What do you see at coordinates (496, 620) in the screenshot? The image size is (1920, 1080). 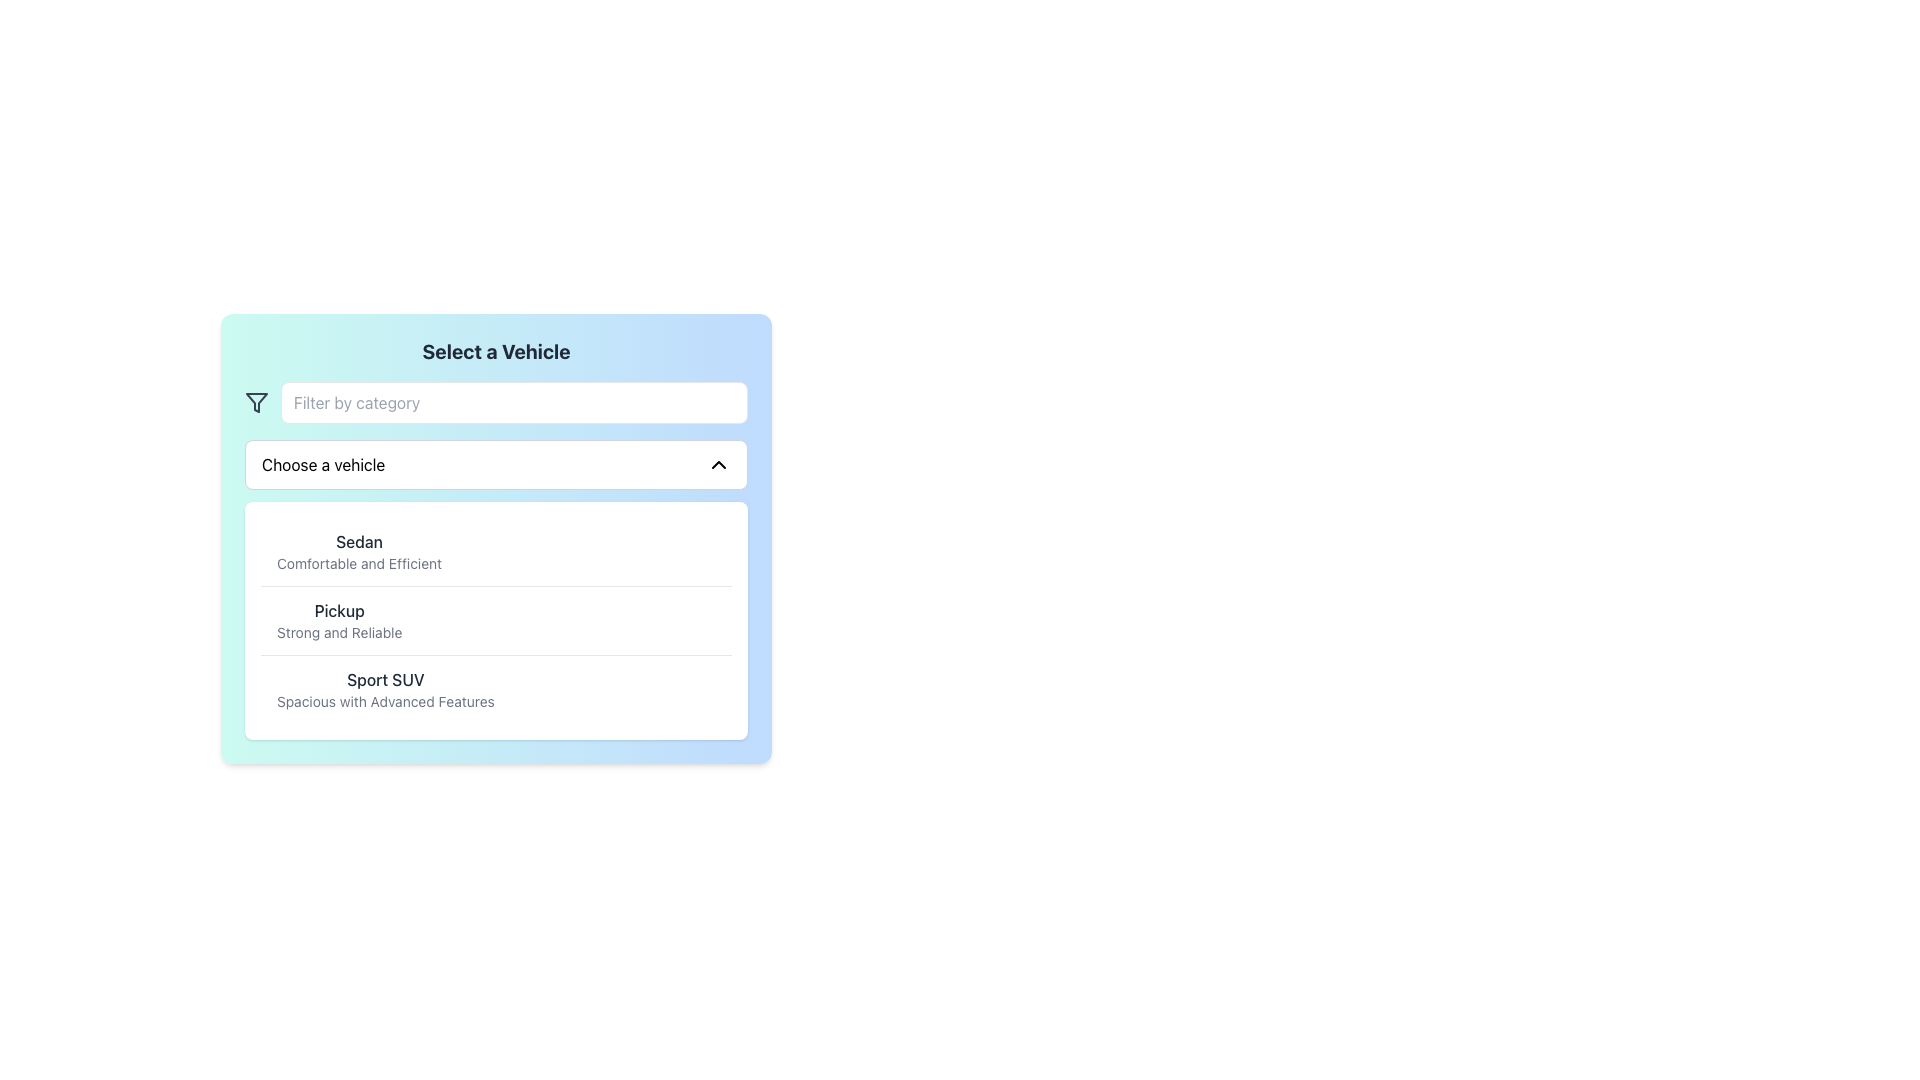 I see `the second list item labeled 'Pickup' with the description 'Strong and Reliable'` at bounding box center [496, 620].